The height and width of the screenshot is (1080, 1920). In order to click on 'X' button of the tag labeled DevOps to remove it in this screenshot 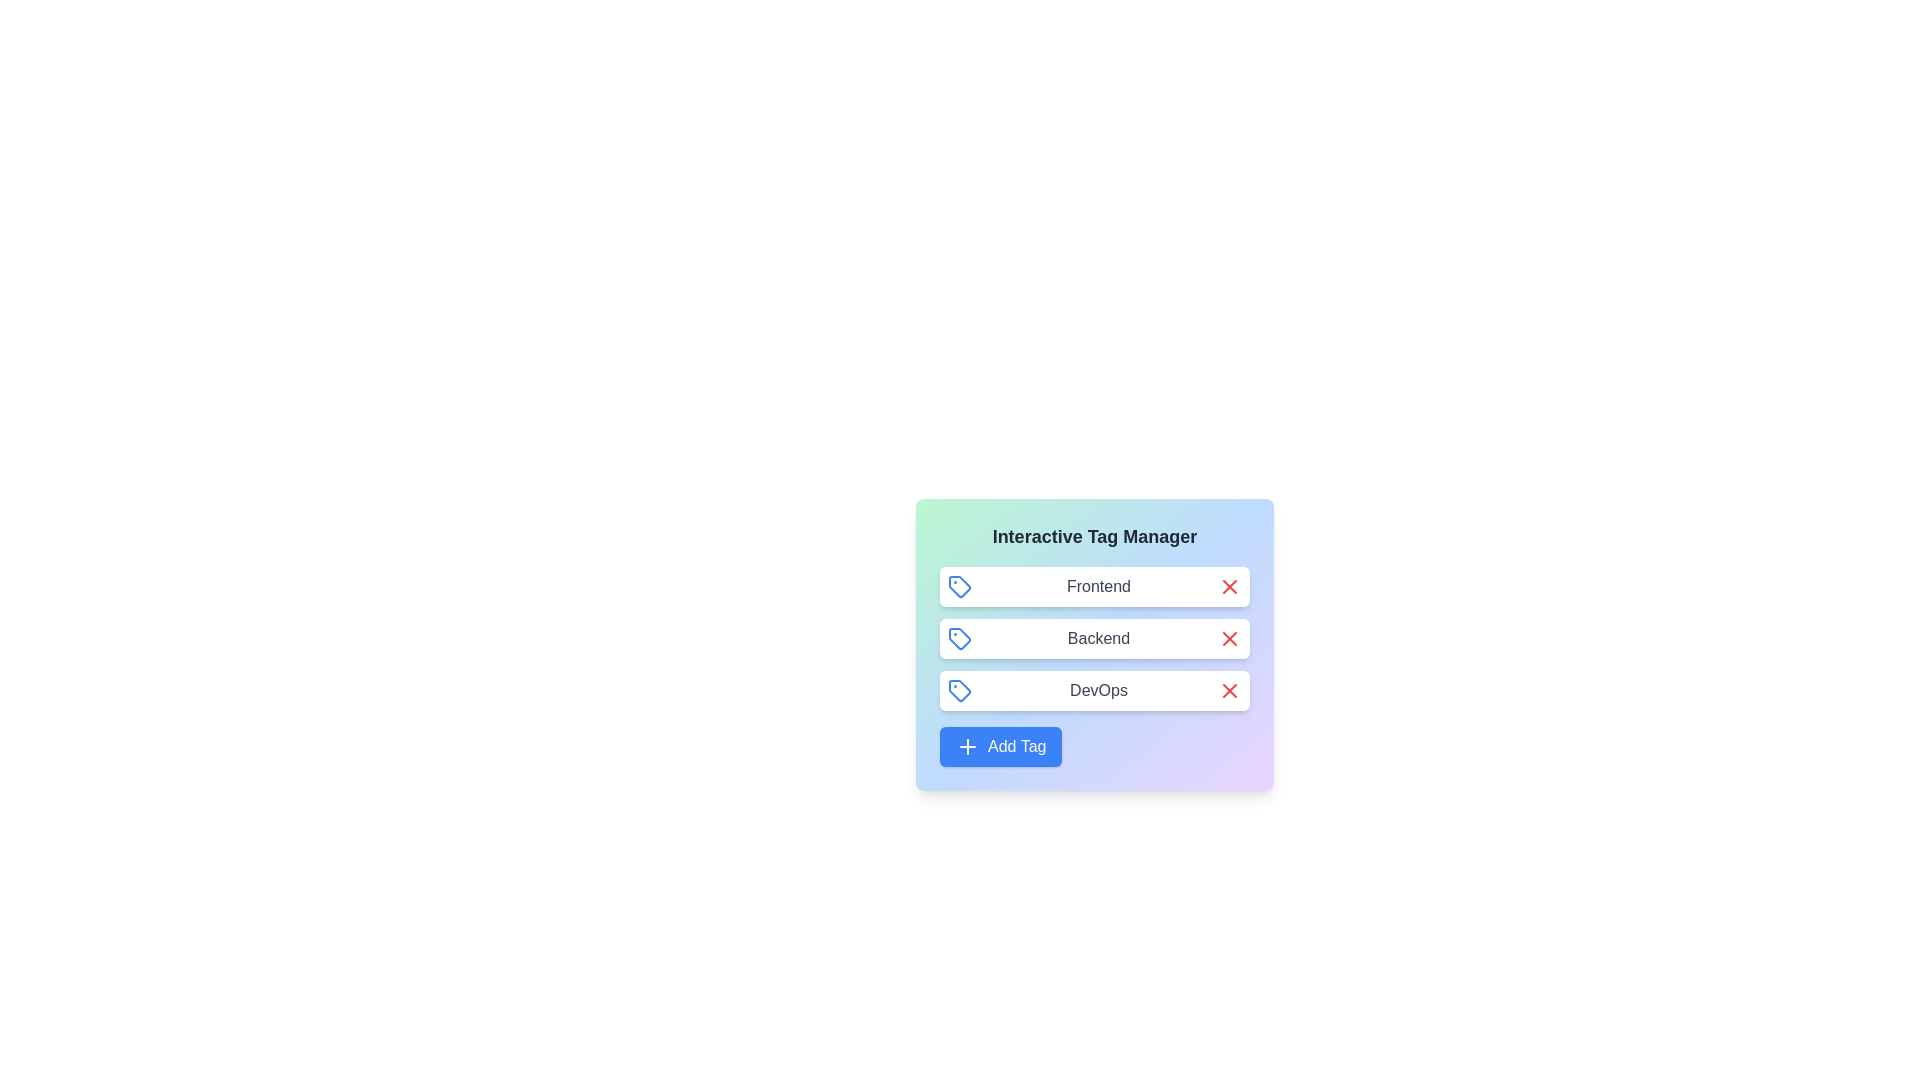, I will do `click(1228, 689)`.